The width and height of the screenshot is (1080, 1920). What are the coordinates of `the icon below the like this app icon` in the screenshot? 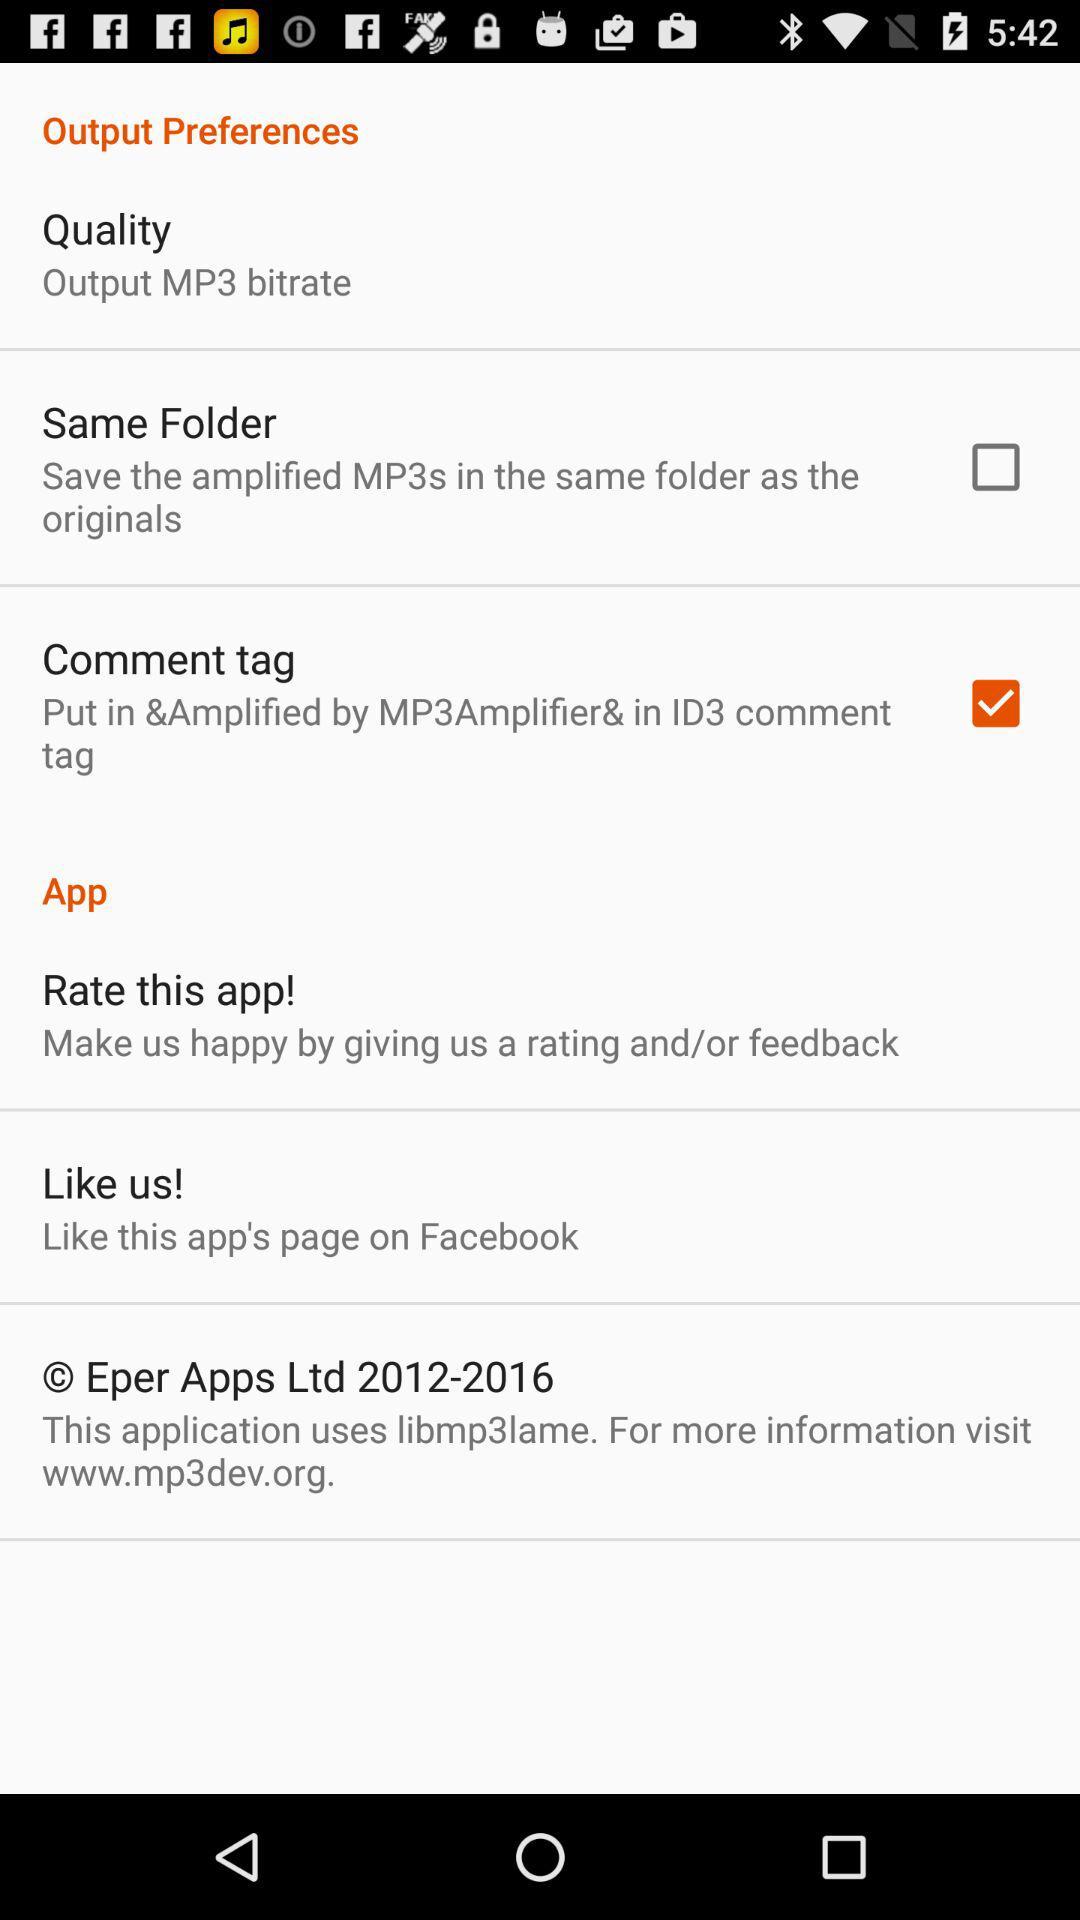 It's located at (298, 1374).